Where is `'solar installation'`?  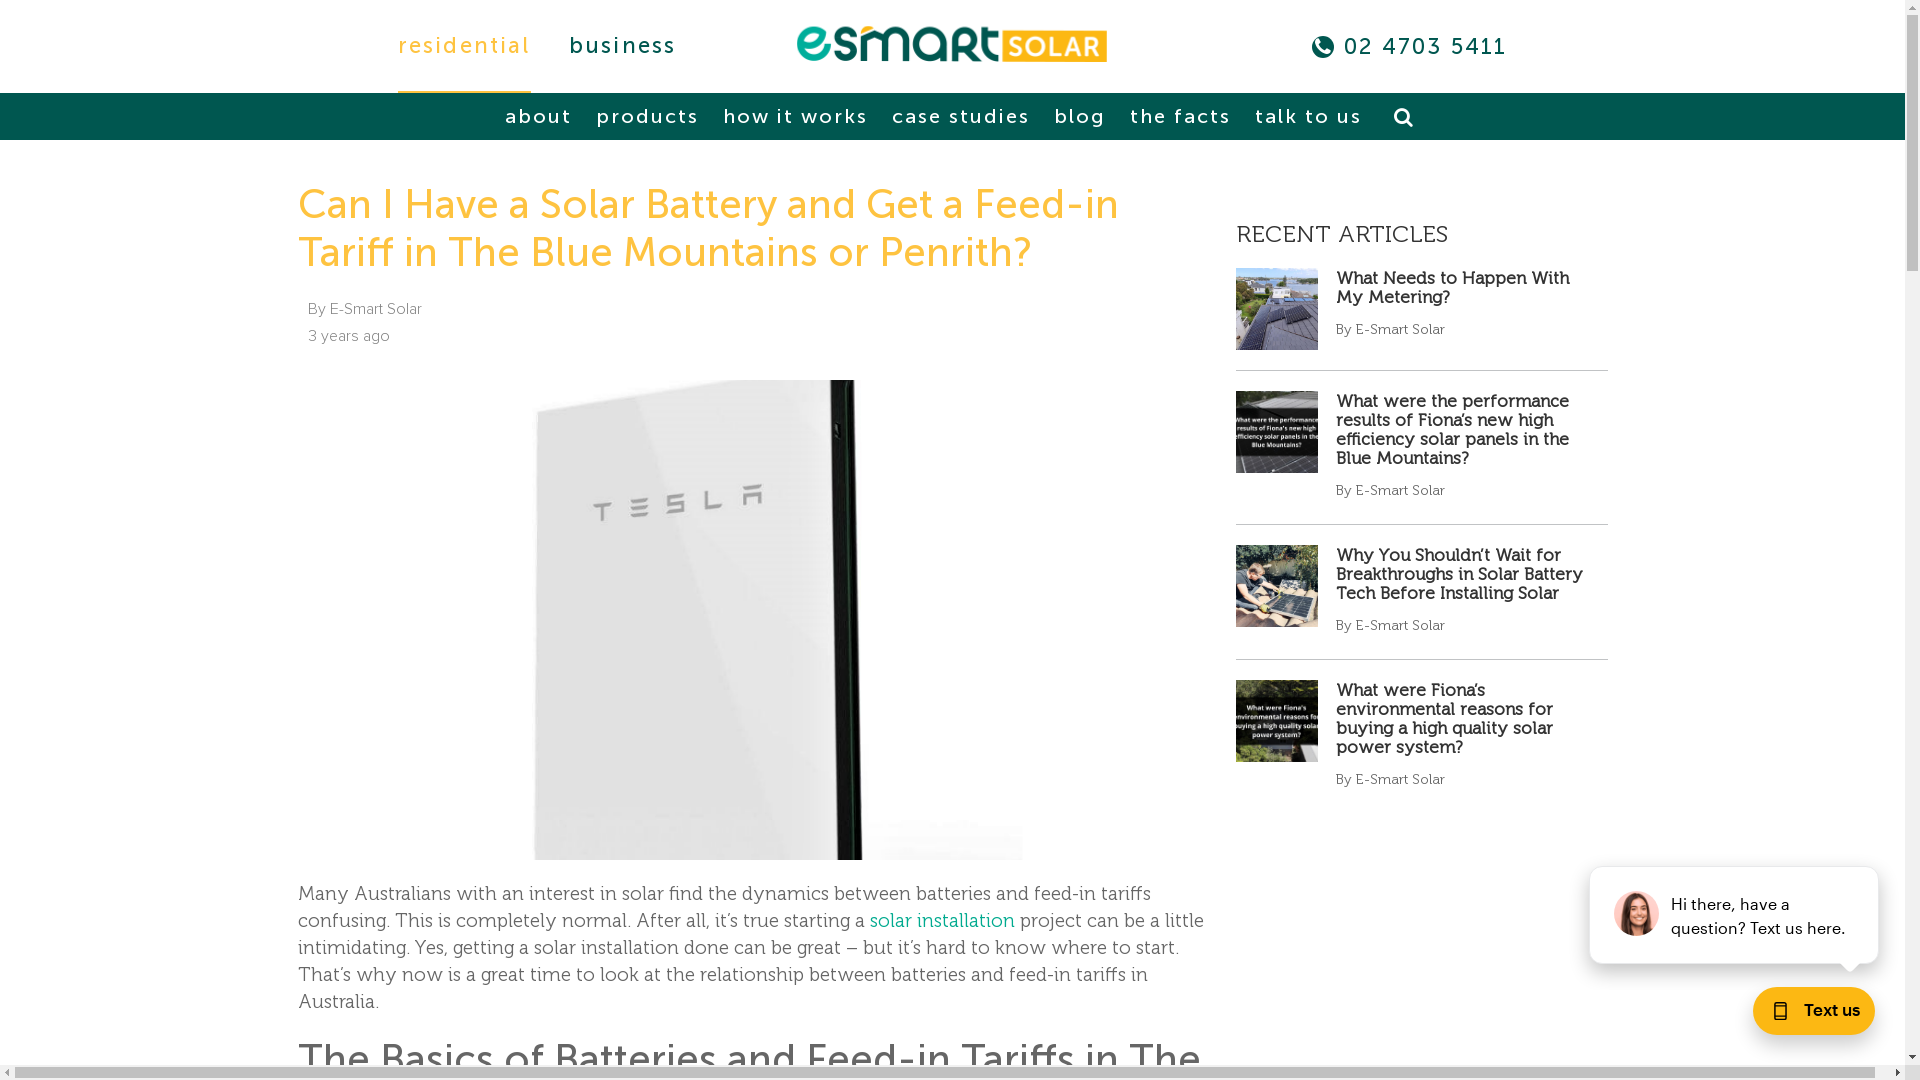
'solar installation' is located at coordinates (869, 920).